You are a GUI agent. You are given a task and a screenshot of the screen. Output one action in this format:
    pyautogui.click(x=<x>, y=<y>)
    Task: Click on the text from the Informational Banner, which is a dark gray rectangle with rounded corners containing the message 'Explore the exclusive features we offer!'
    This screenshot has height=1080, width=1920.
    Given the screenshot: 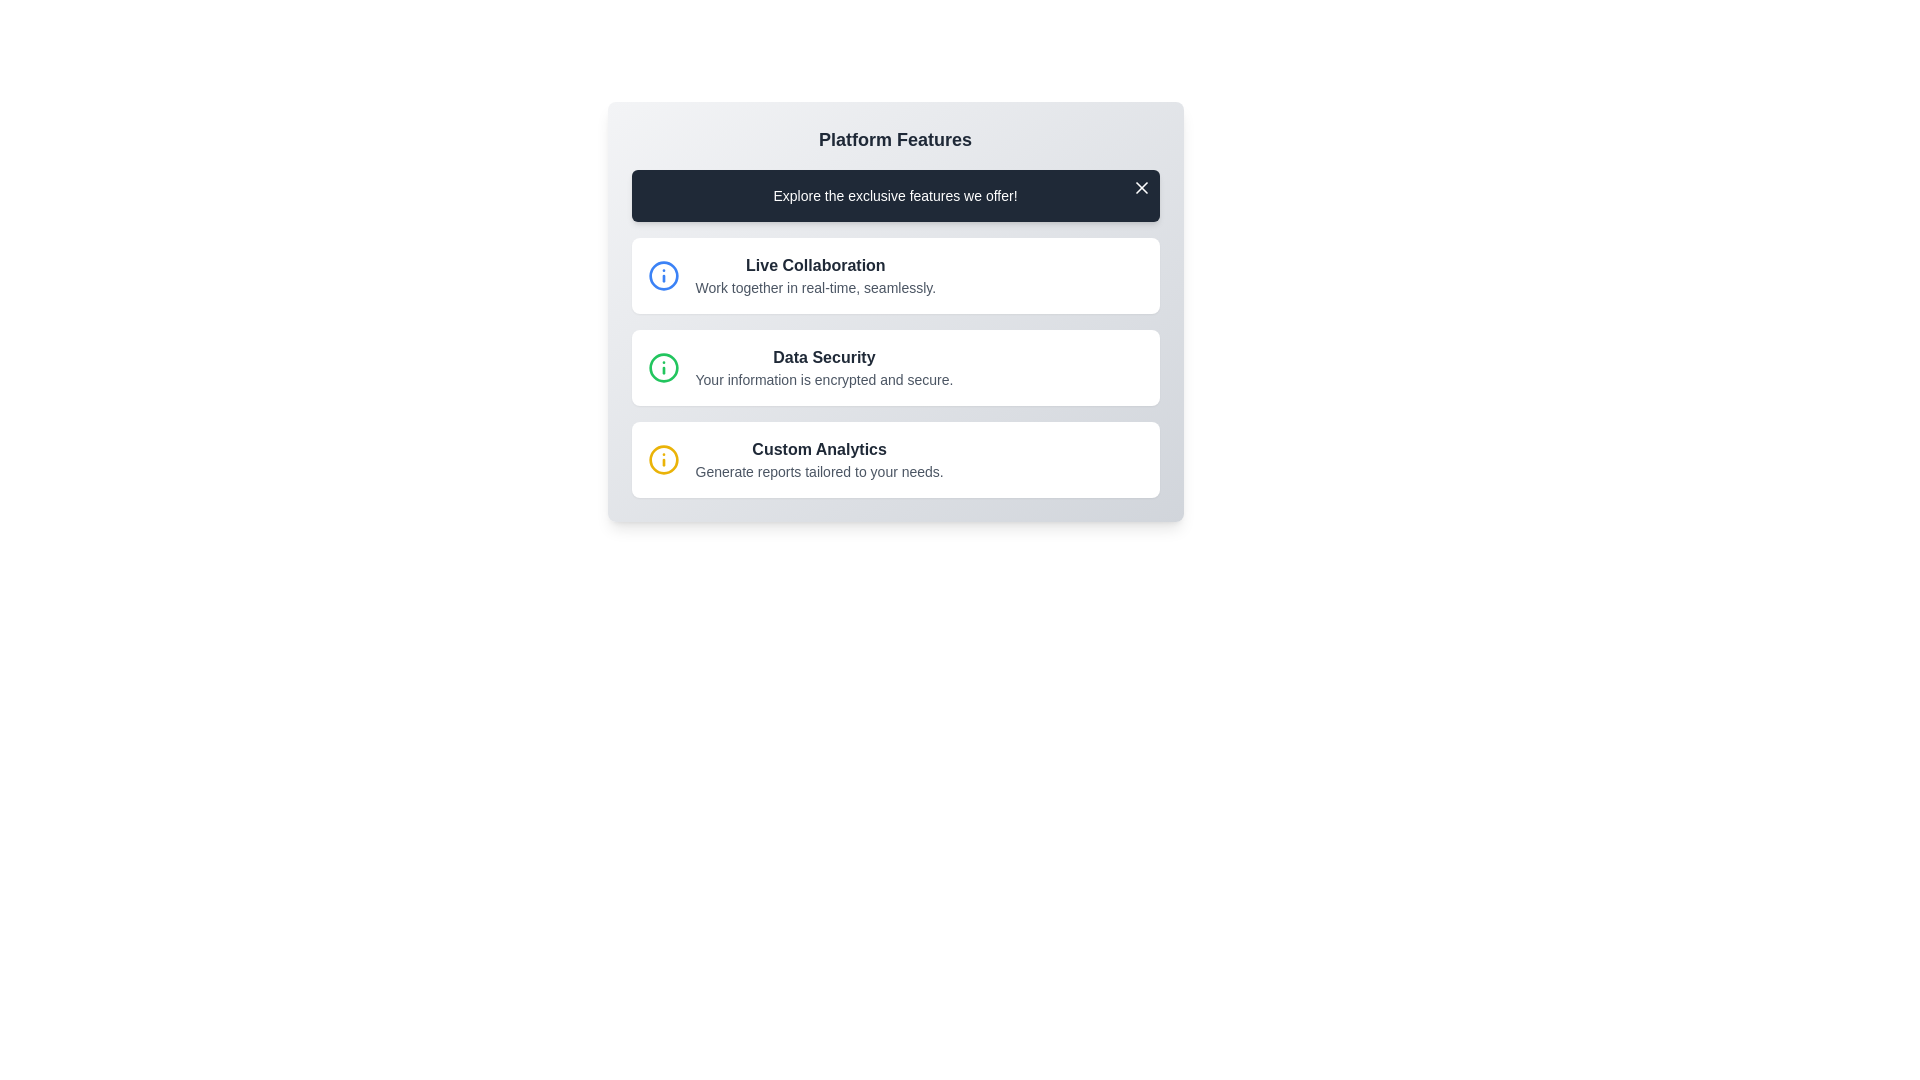 What is the action you would take?
    pyautogui.click(x=894, y=196)
    